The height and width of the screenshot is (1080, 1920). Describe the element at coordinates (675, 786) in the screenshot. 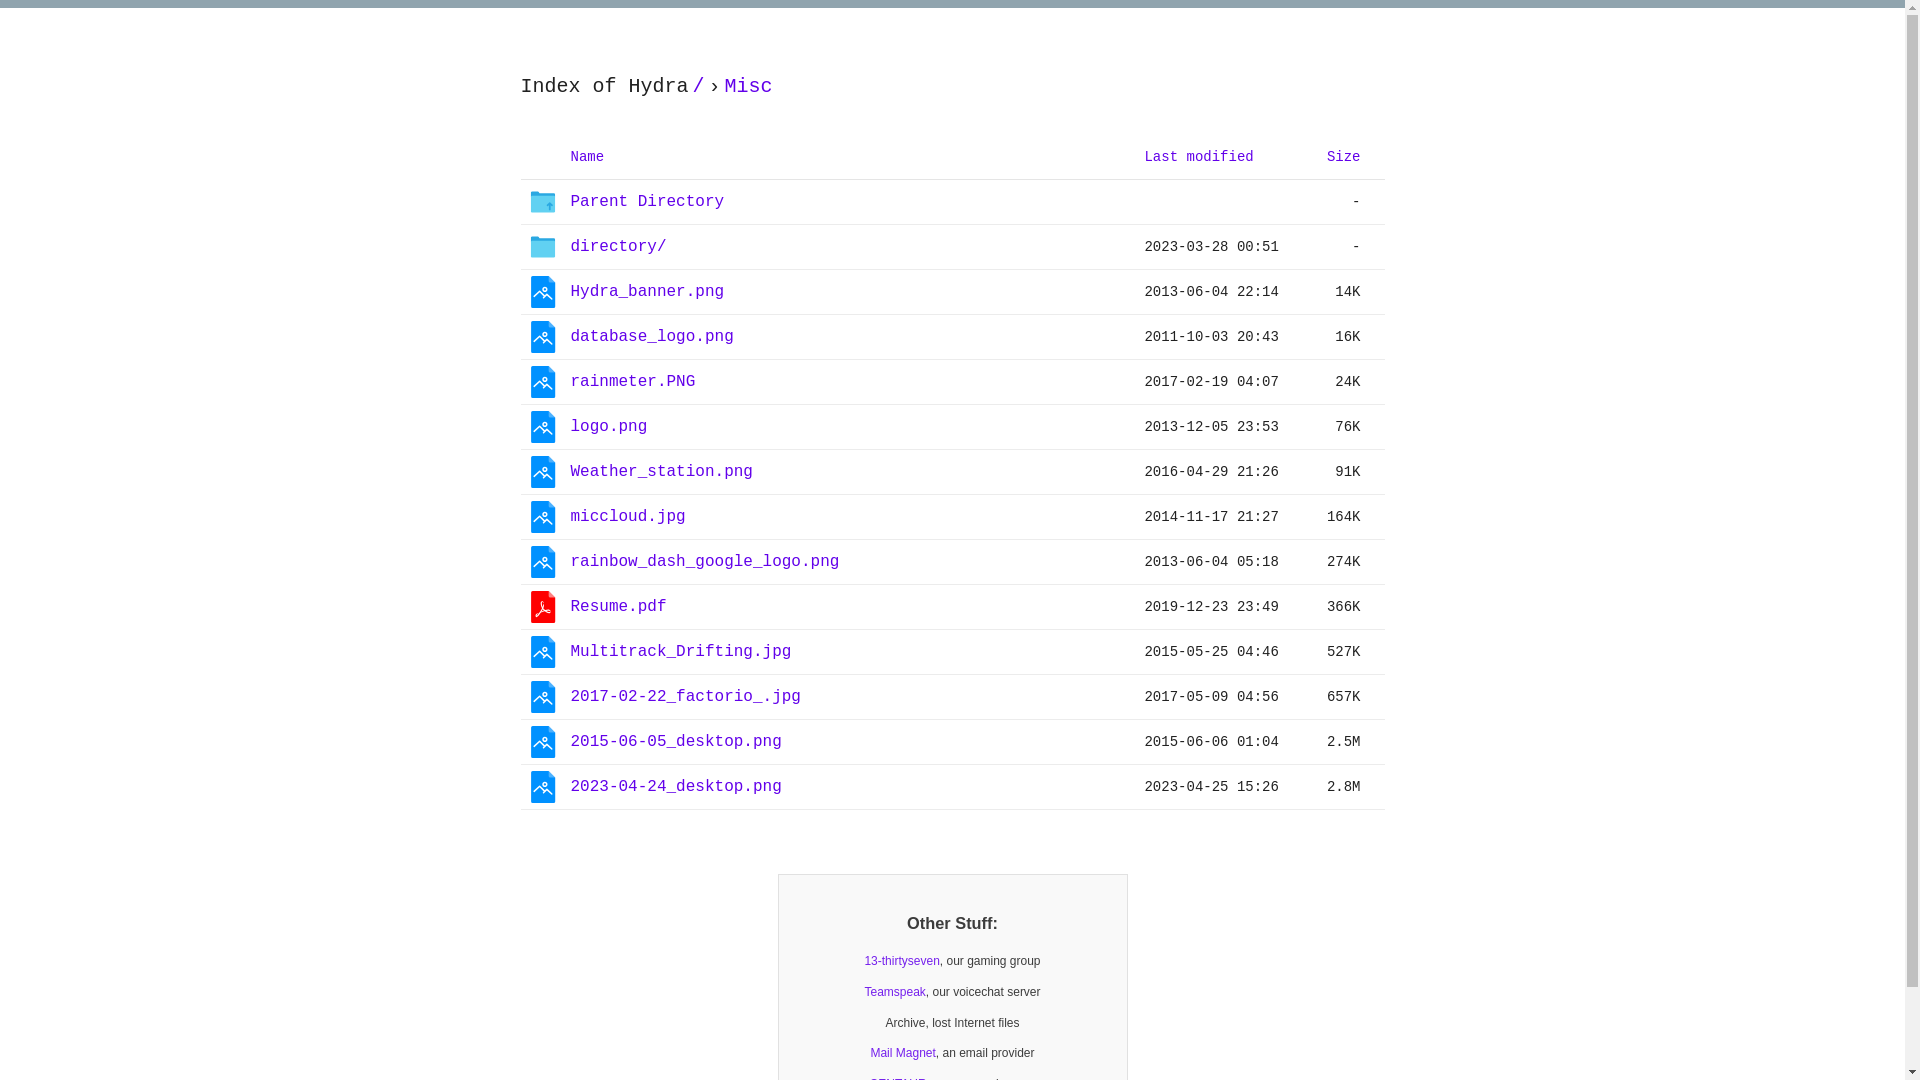

I see `'2023-04-24_desktop.png'` at that location.